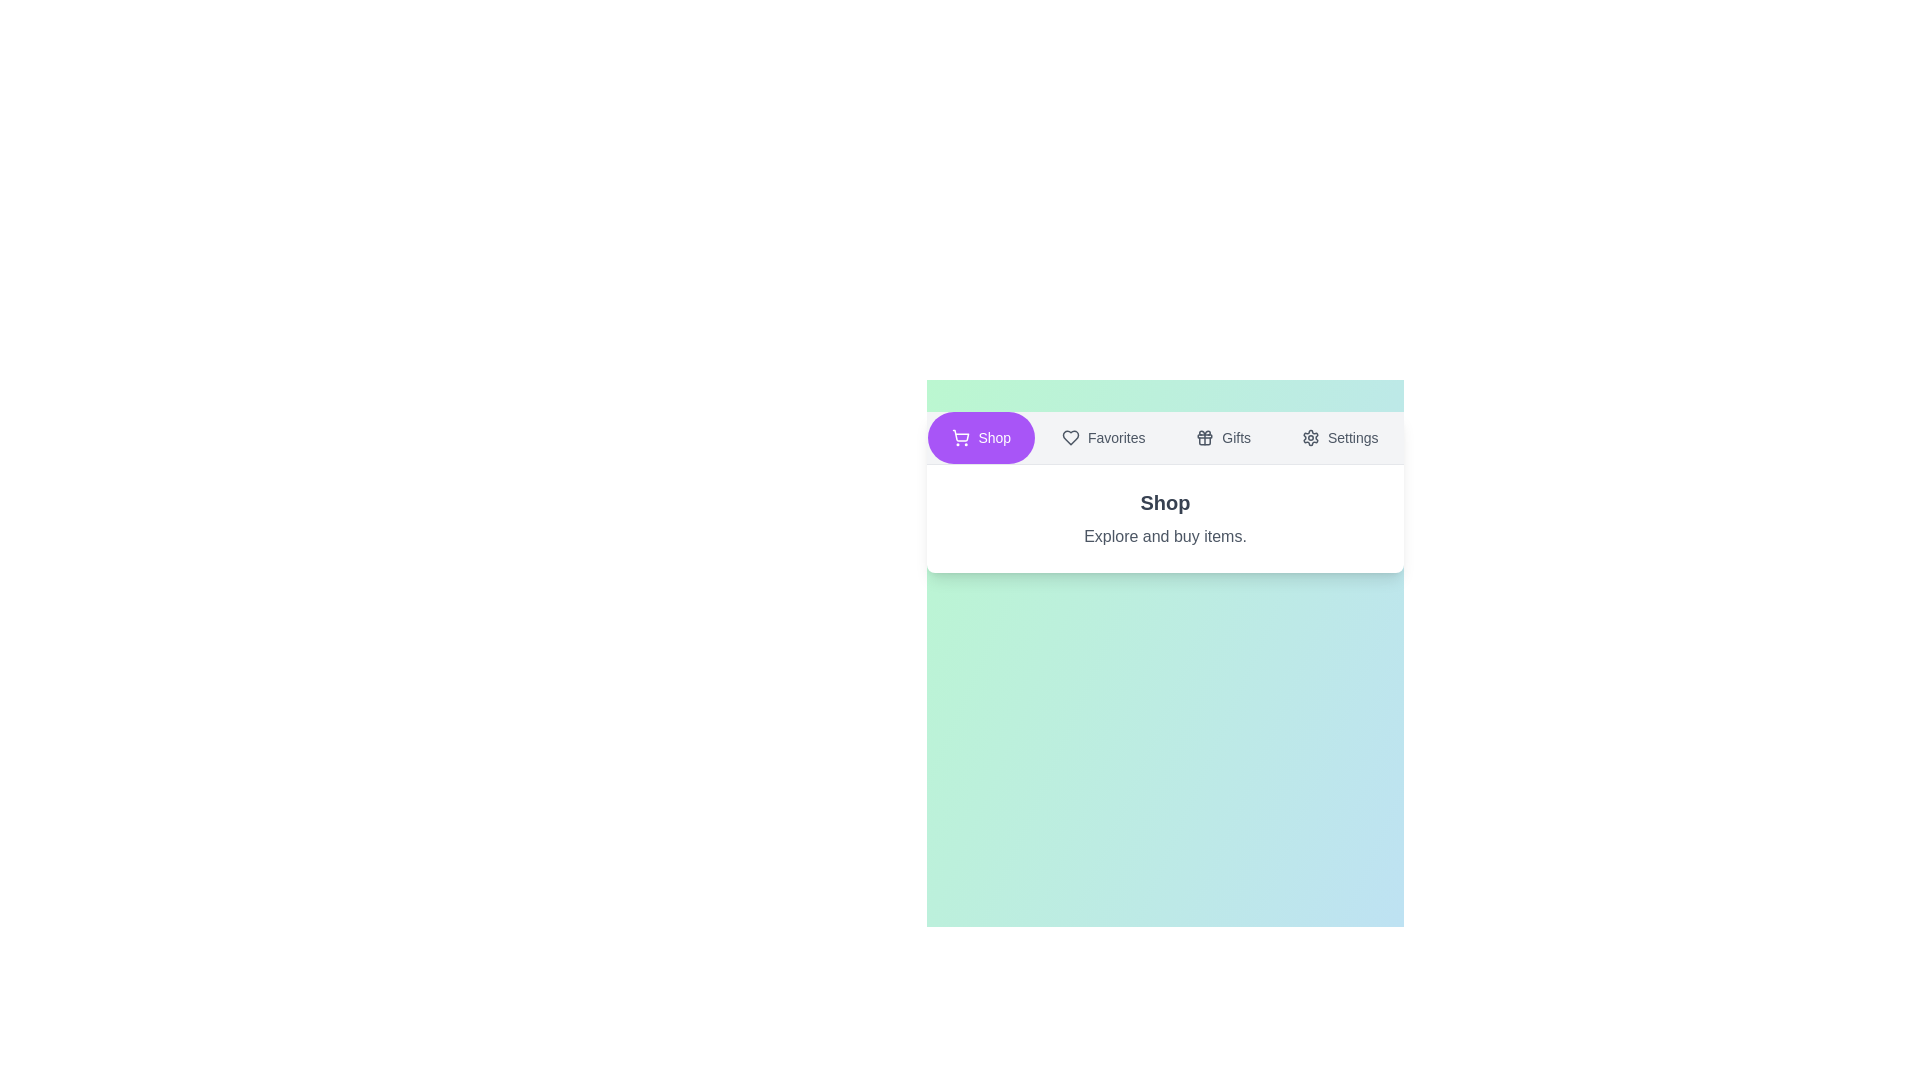  What do you see at coordinates (1222, 437) in the screenshot?
I see `the button labeled Gifts` at bounding box center [1222, 437].